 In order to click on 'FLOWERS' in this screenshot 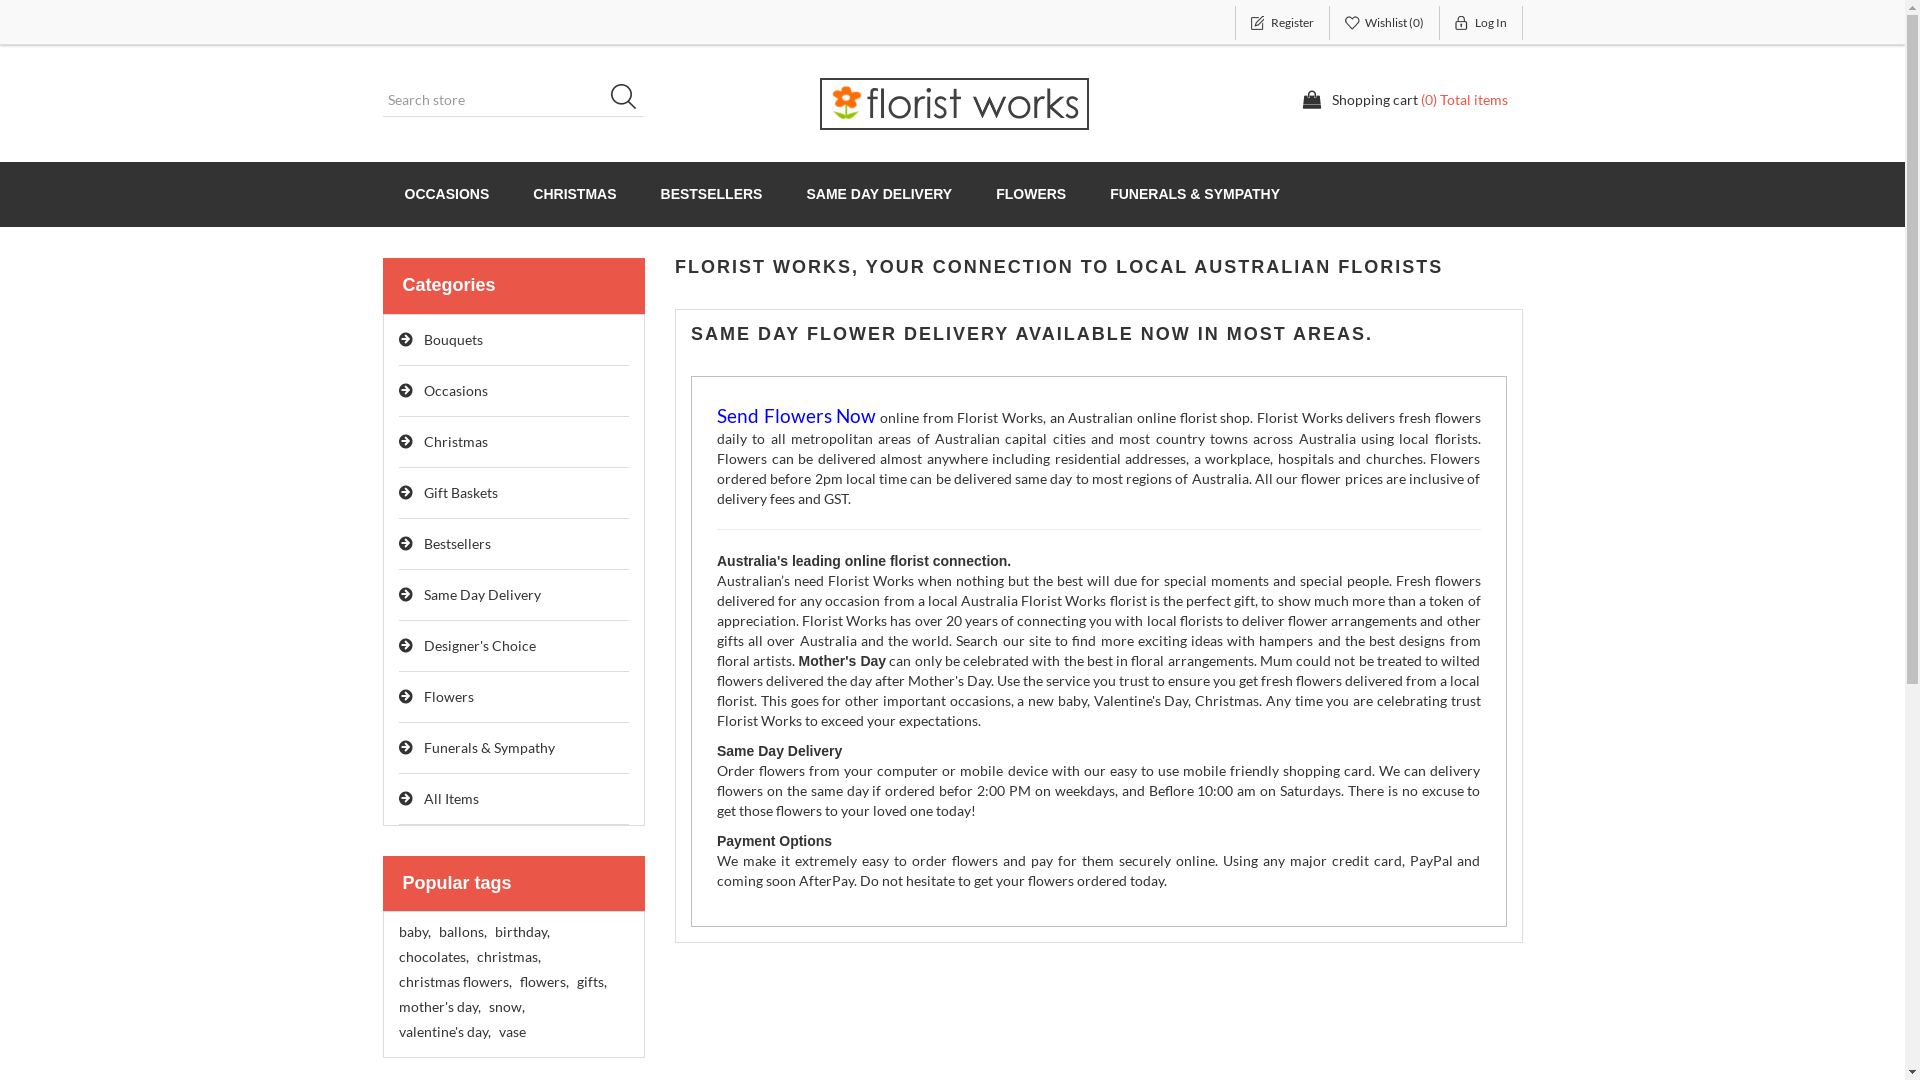, I will do `click(974, 194)`.